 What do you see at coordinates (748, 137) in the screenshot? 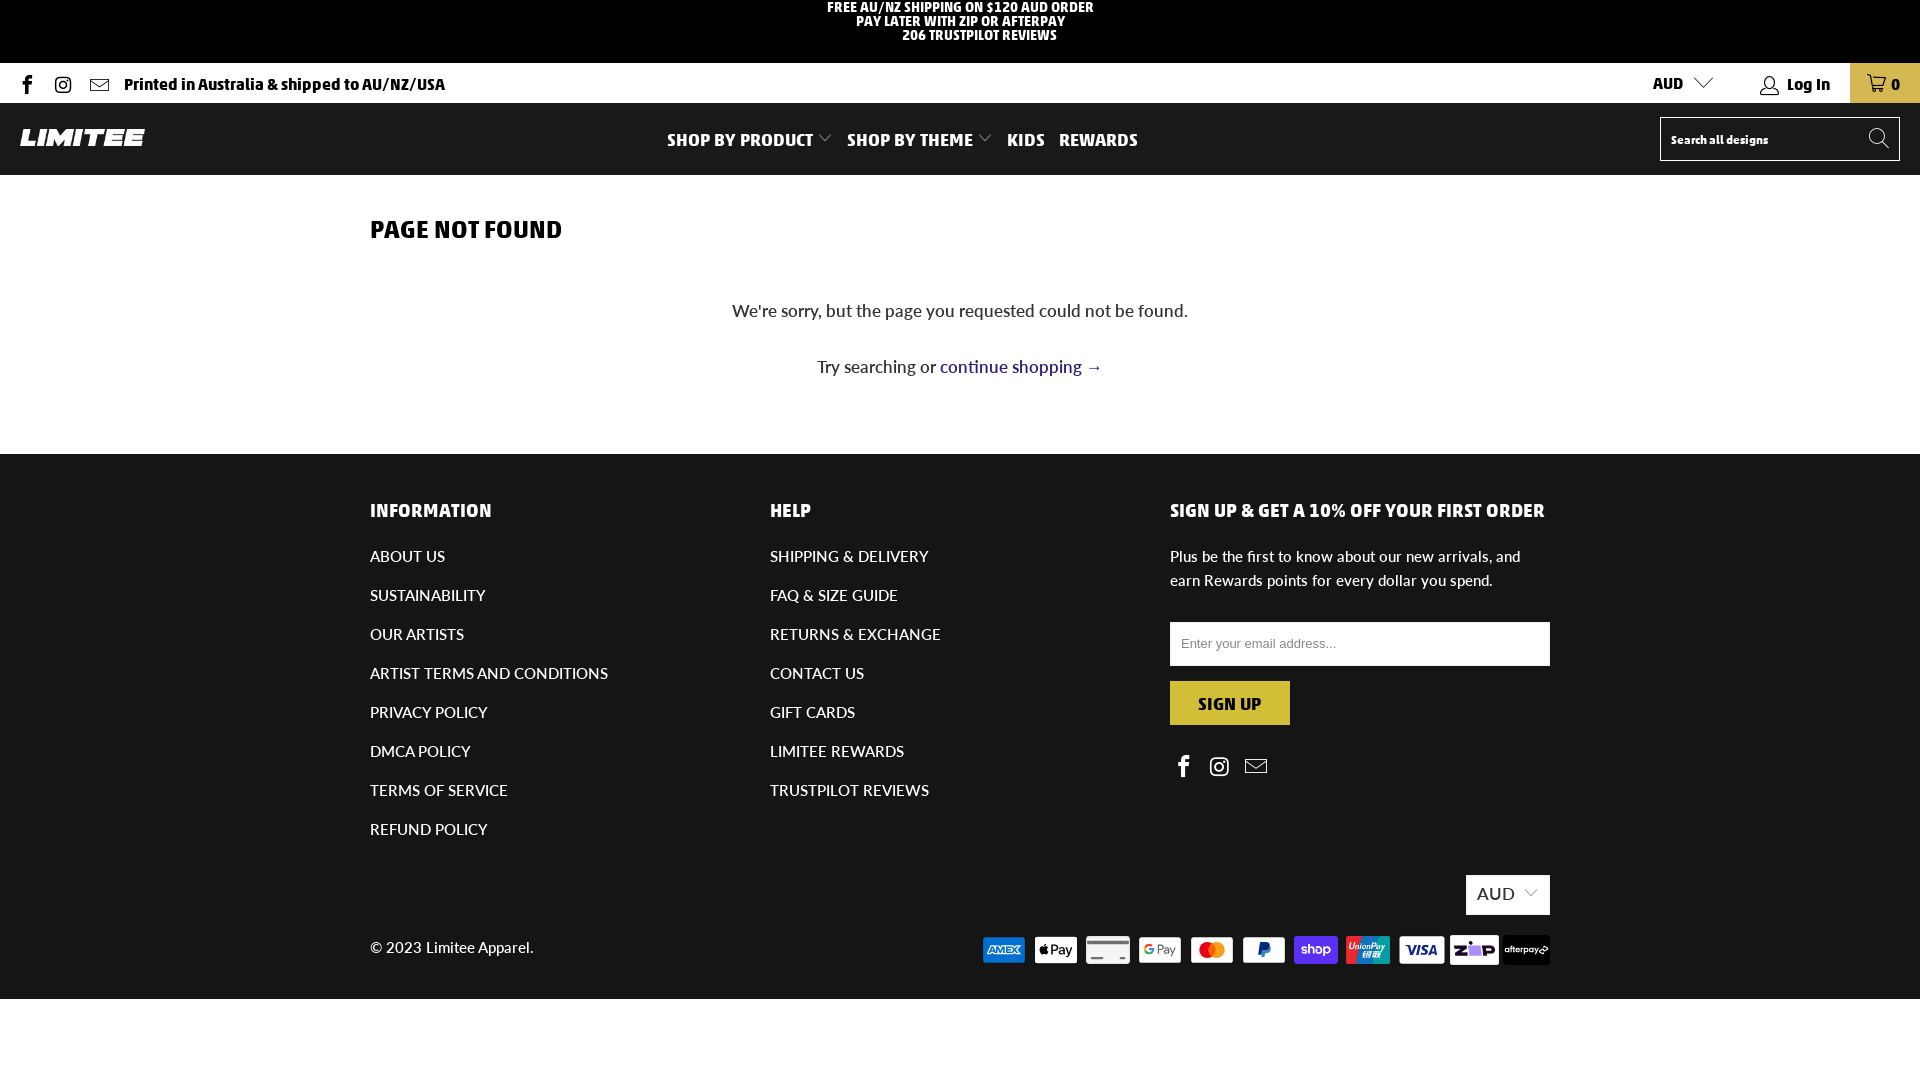
I see `'SHOP BY PRODUCT'` at bounding box center [748, 137].